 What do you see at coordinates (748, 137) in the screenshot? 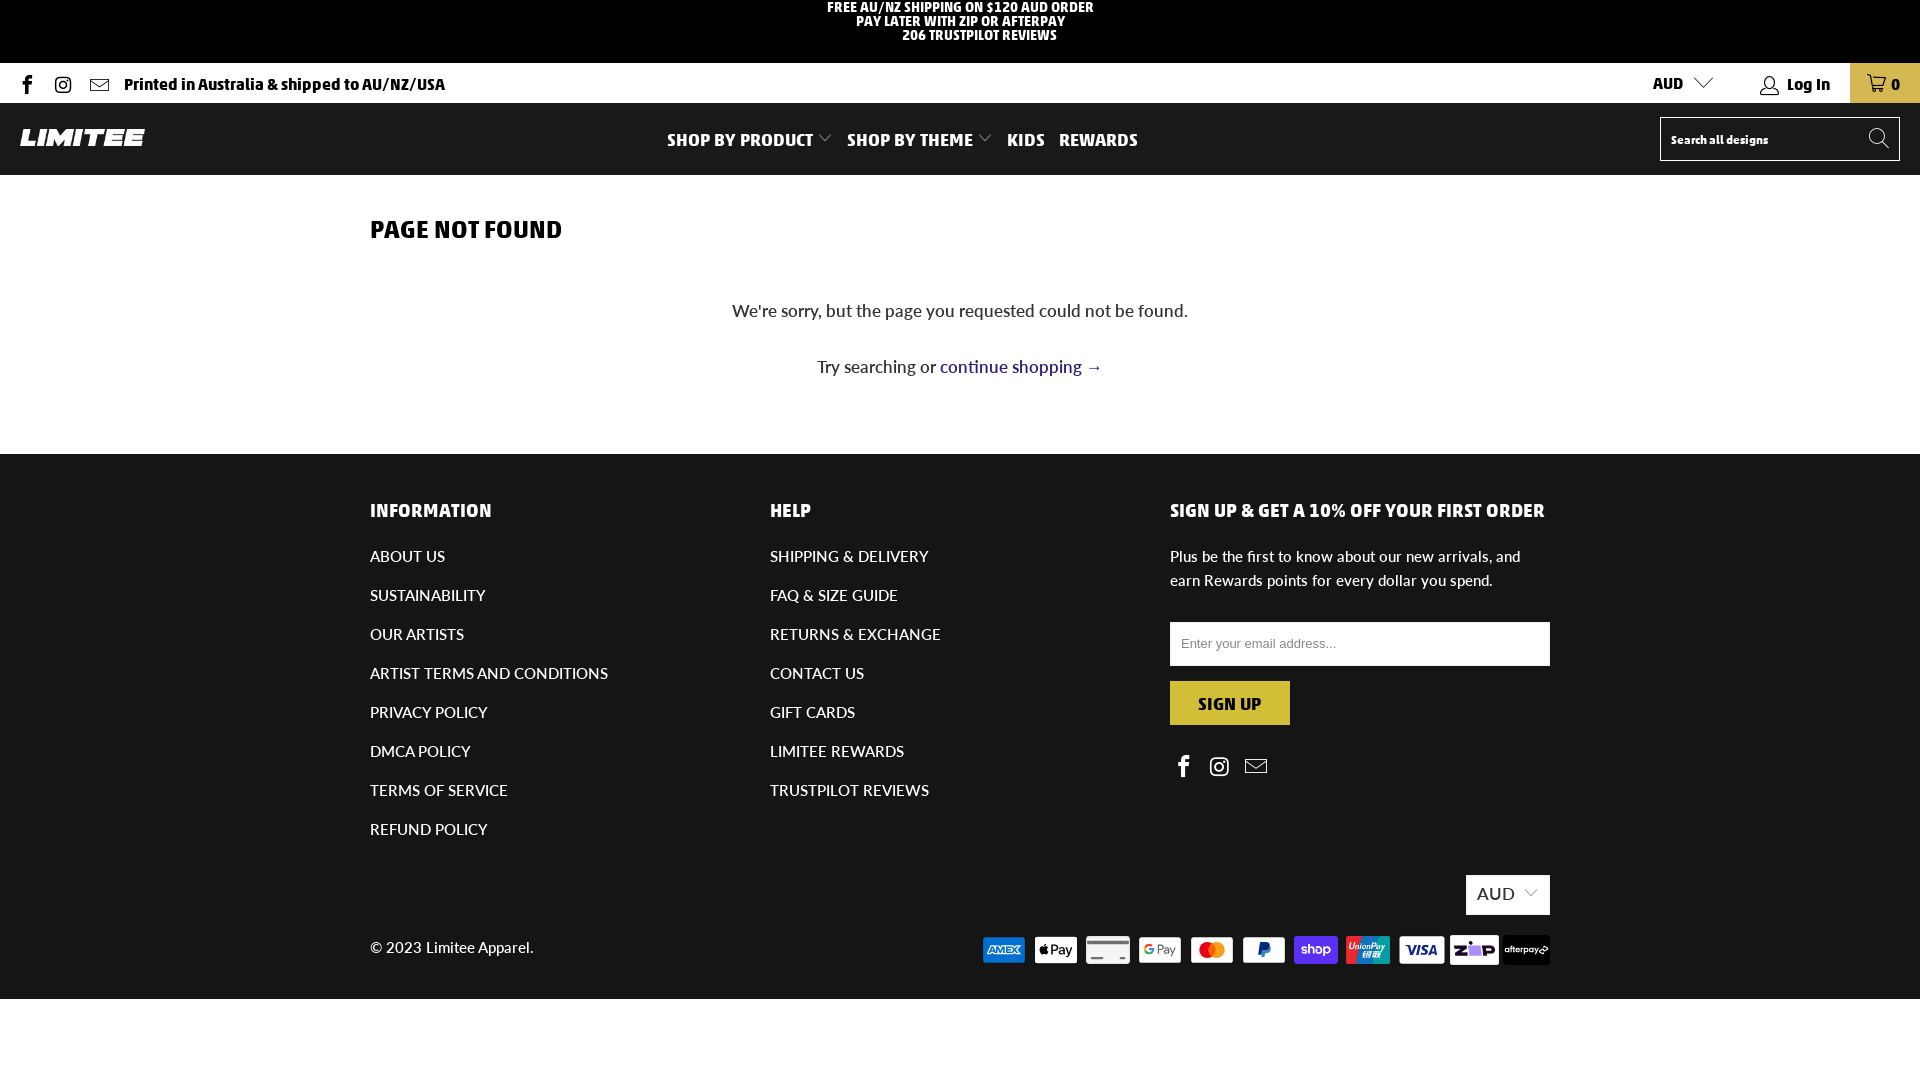
I see `'SHOP BY PRODUCT'` at bounding box center [748, 137].